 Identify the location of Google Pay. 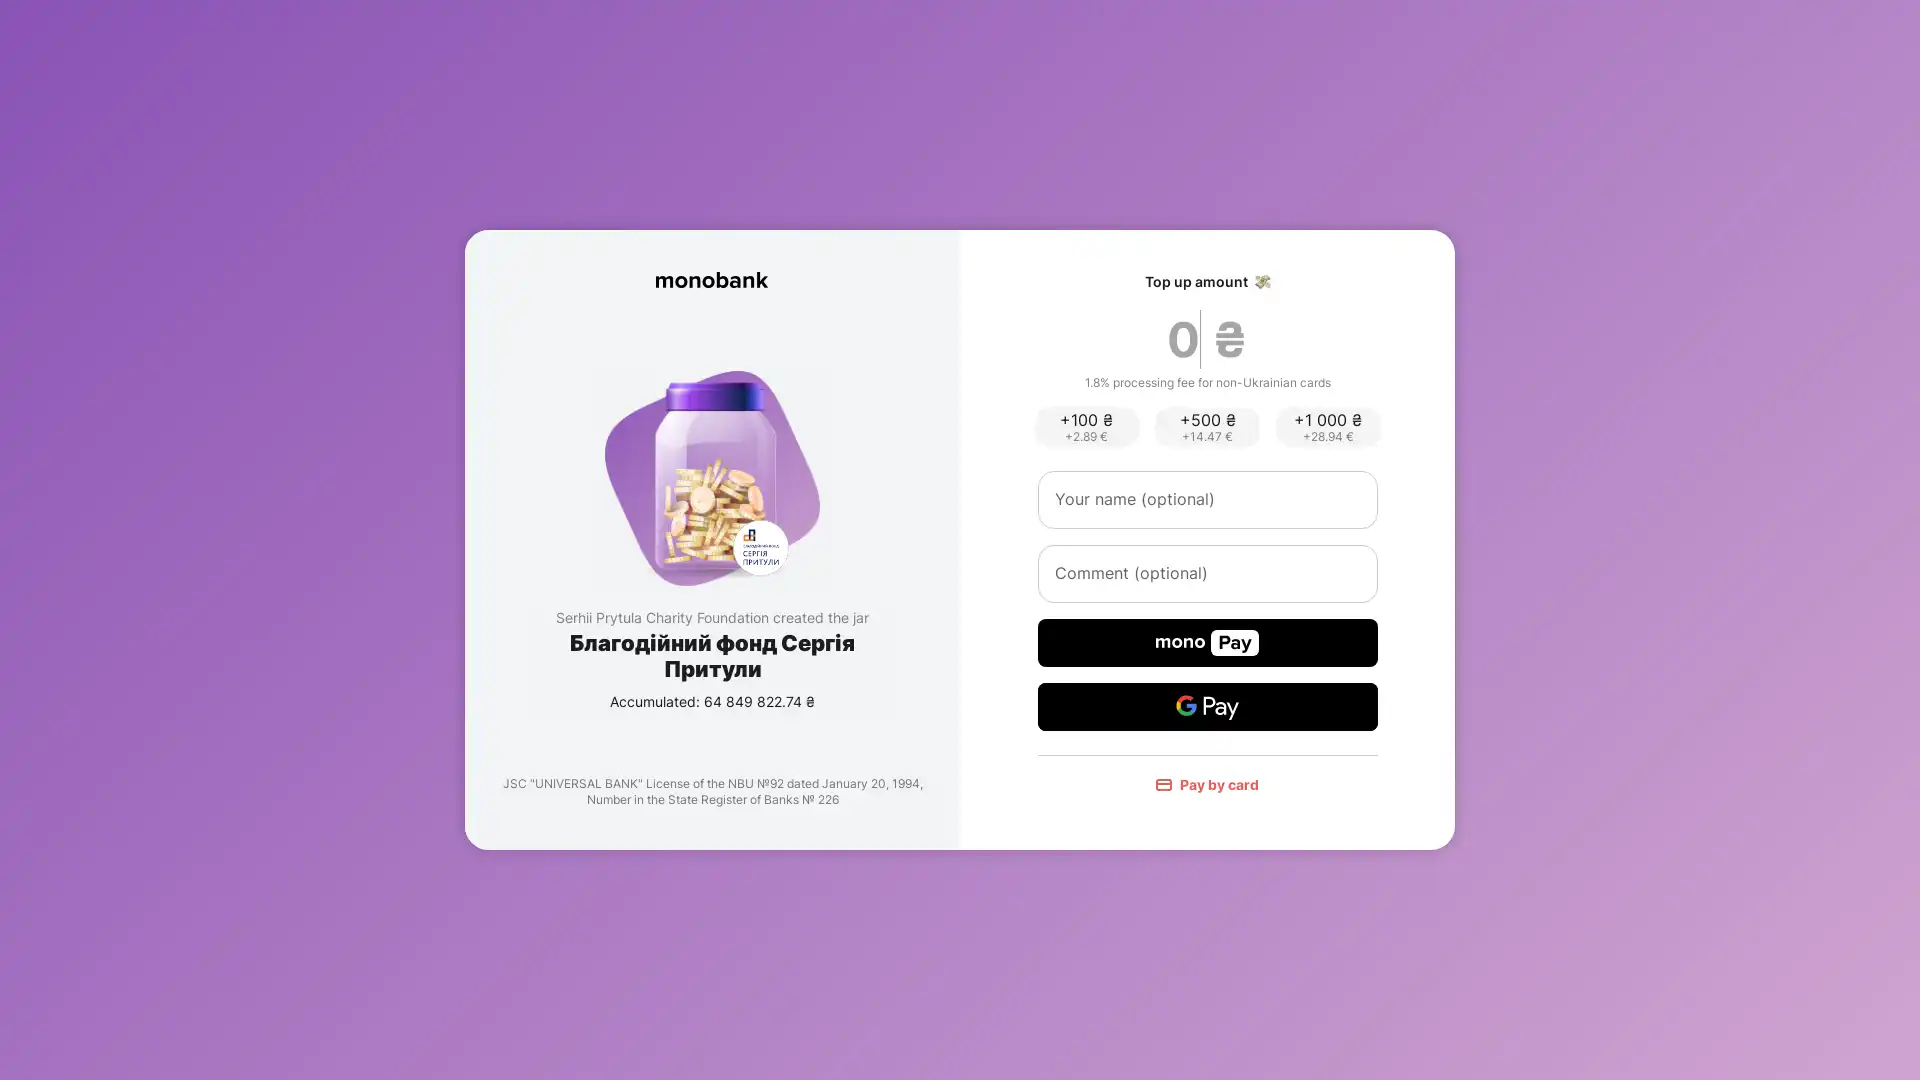
(1205, 705).